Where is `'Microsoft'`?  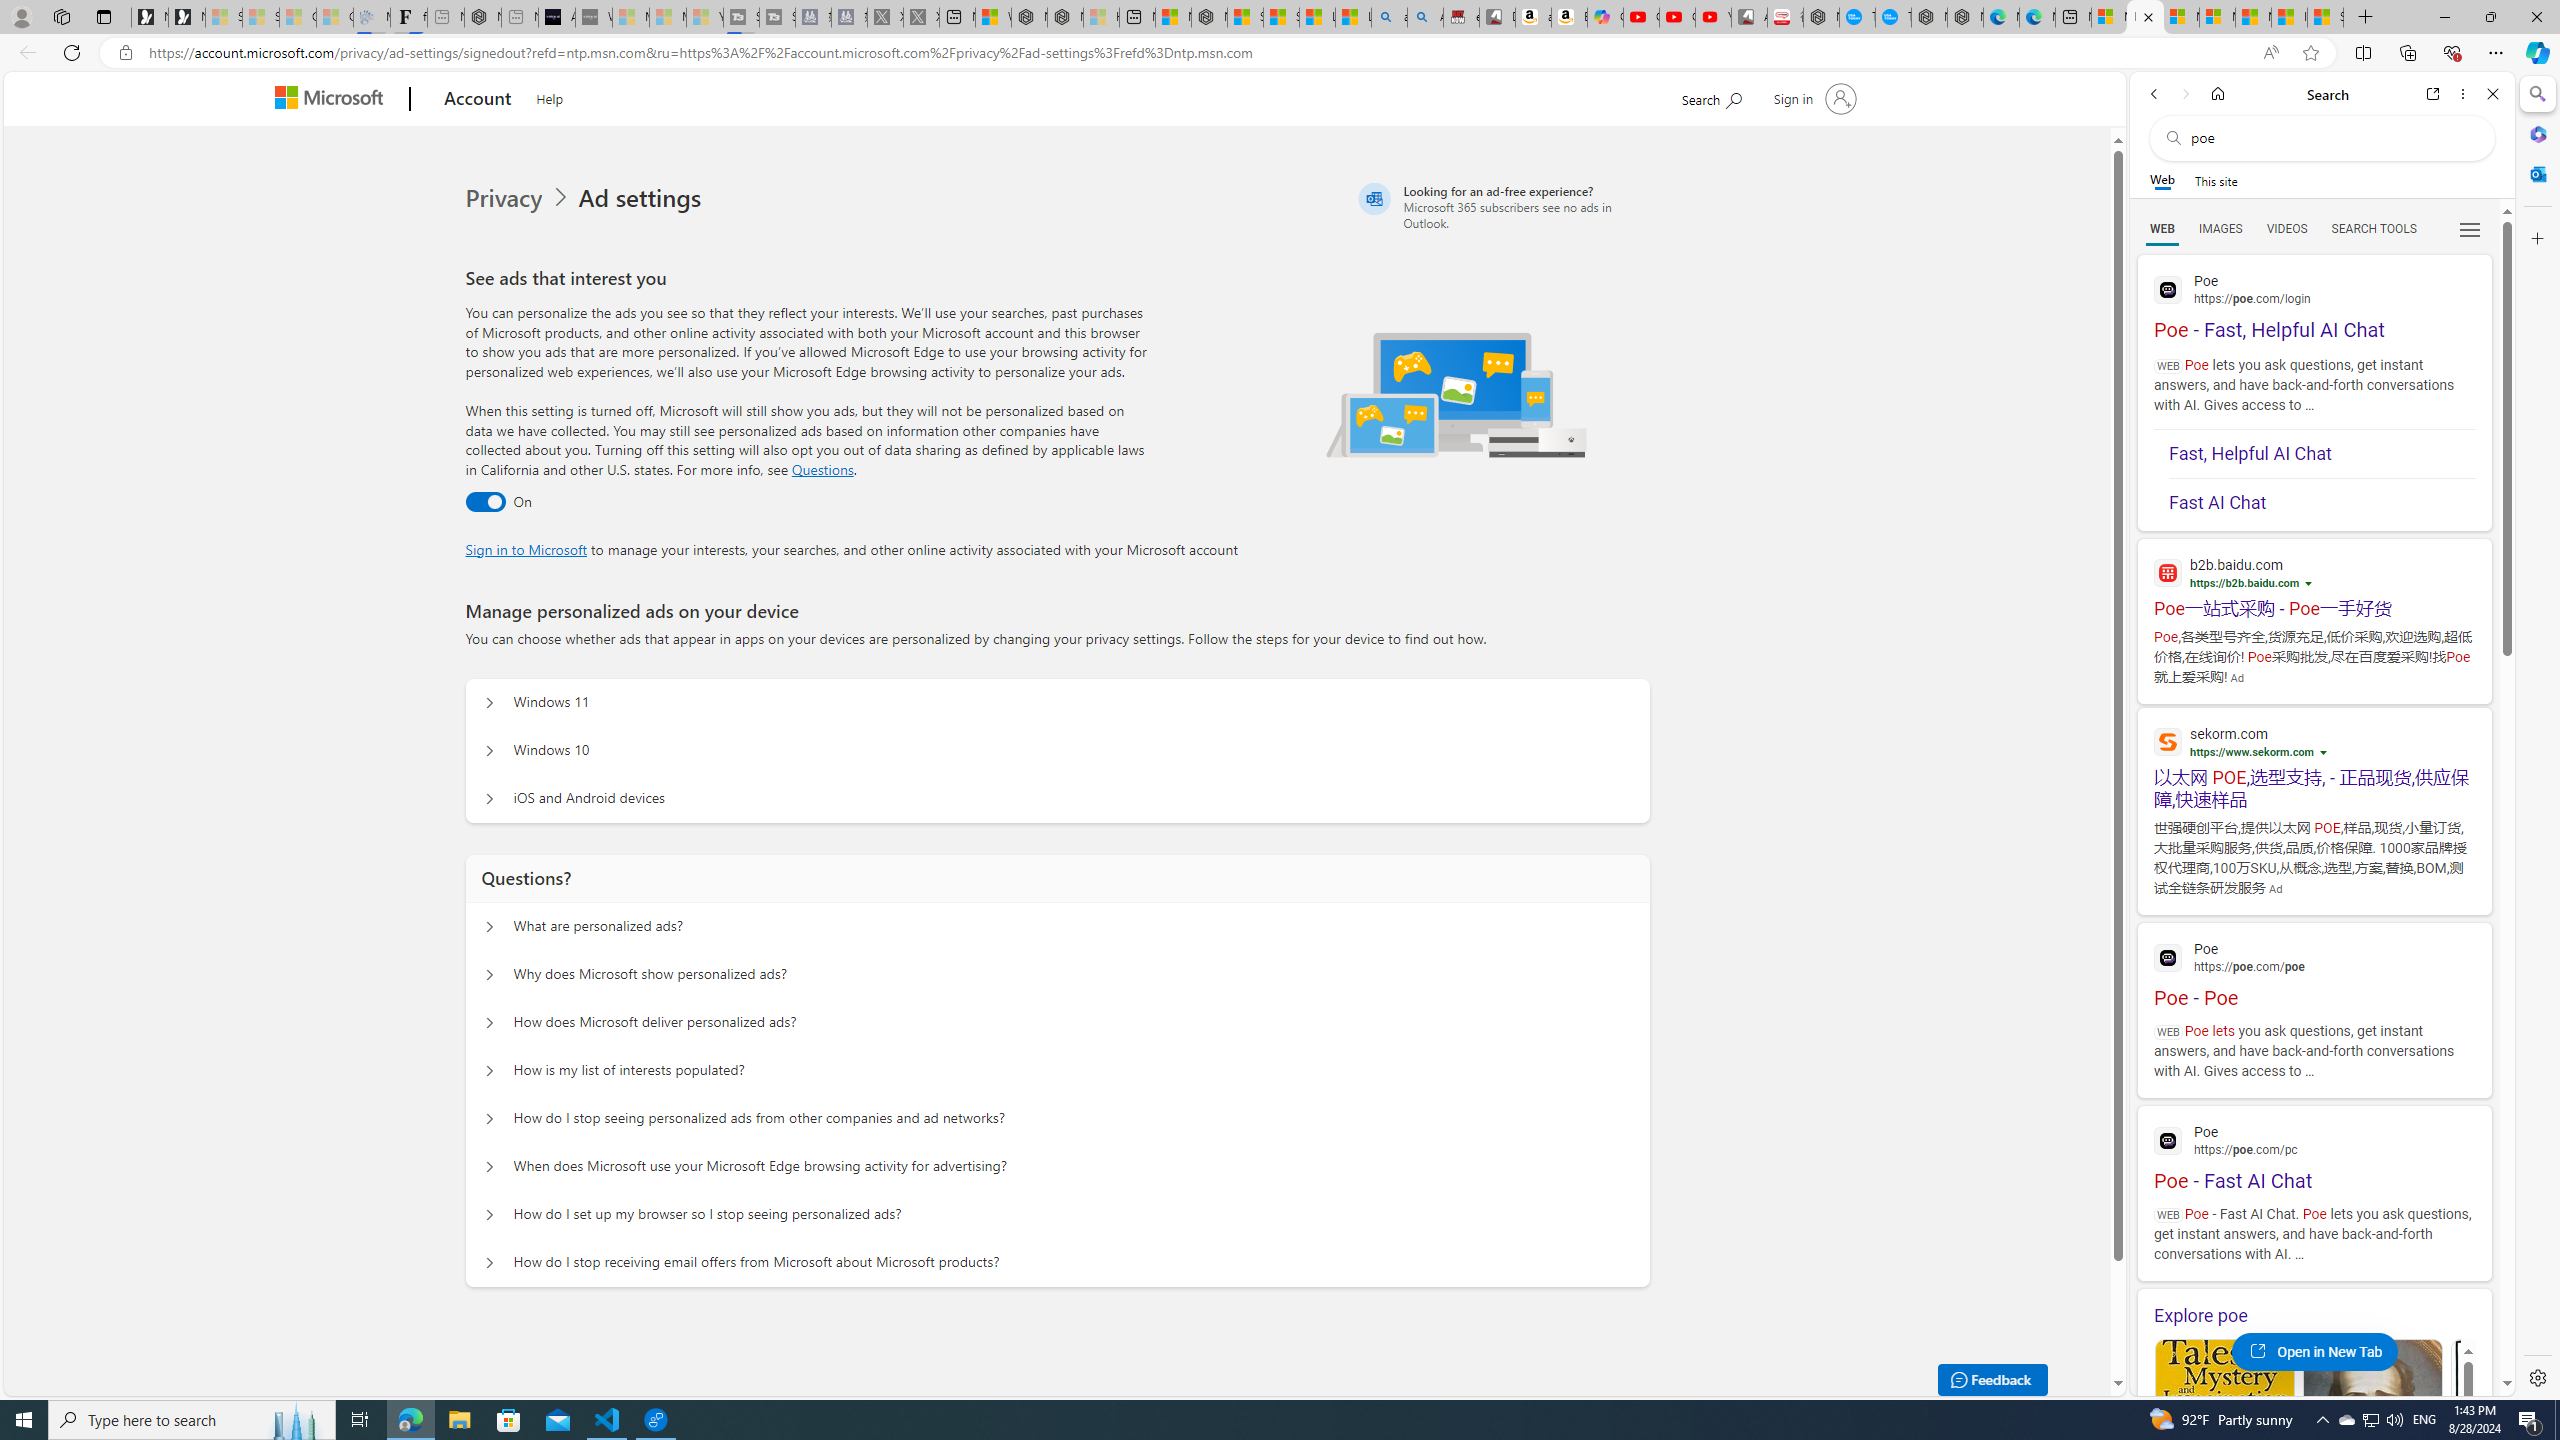 'Microsoft' is located at coordinates (334, 99).